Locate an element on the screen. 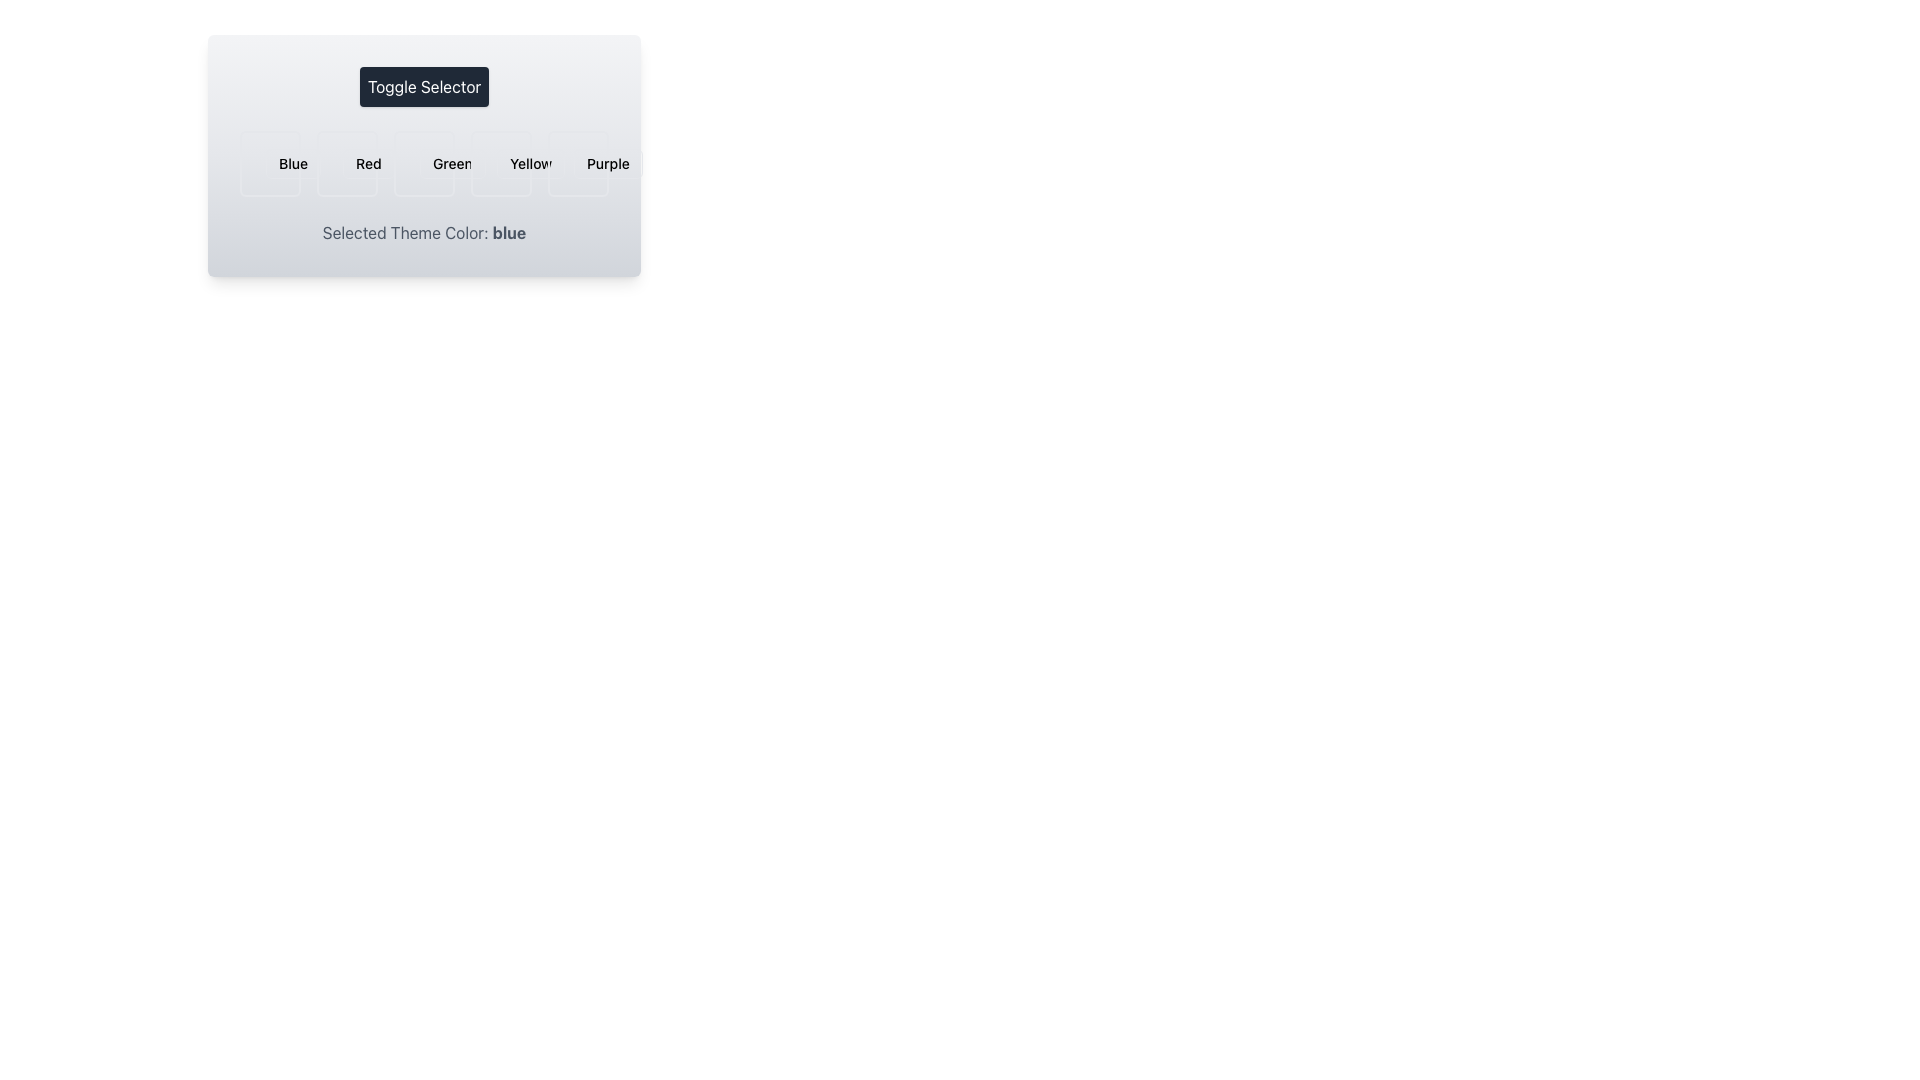  the 'Red' theme color button, which is the second button in a horizontal row of color selection buttons is located at coordinates (368, 163).